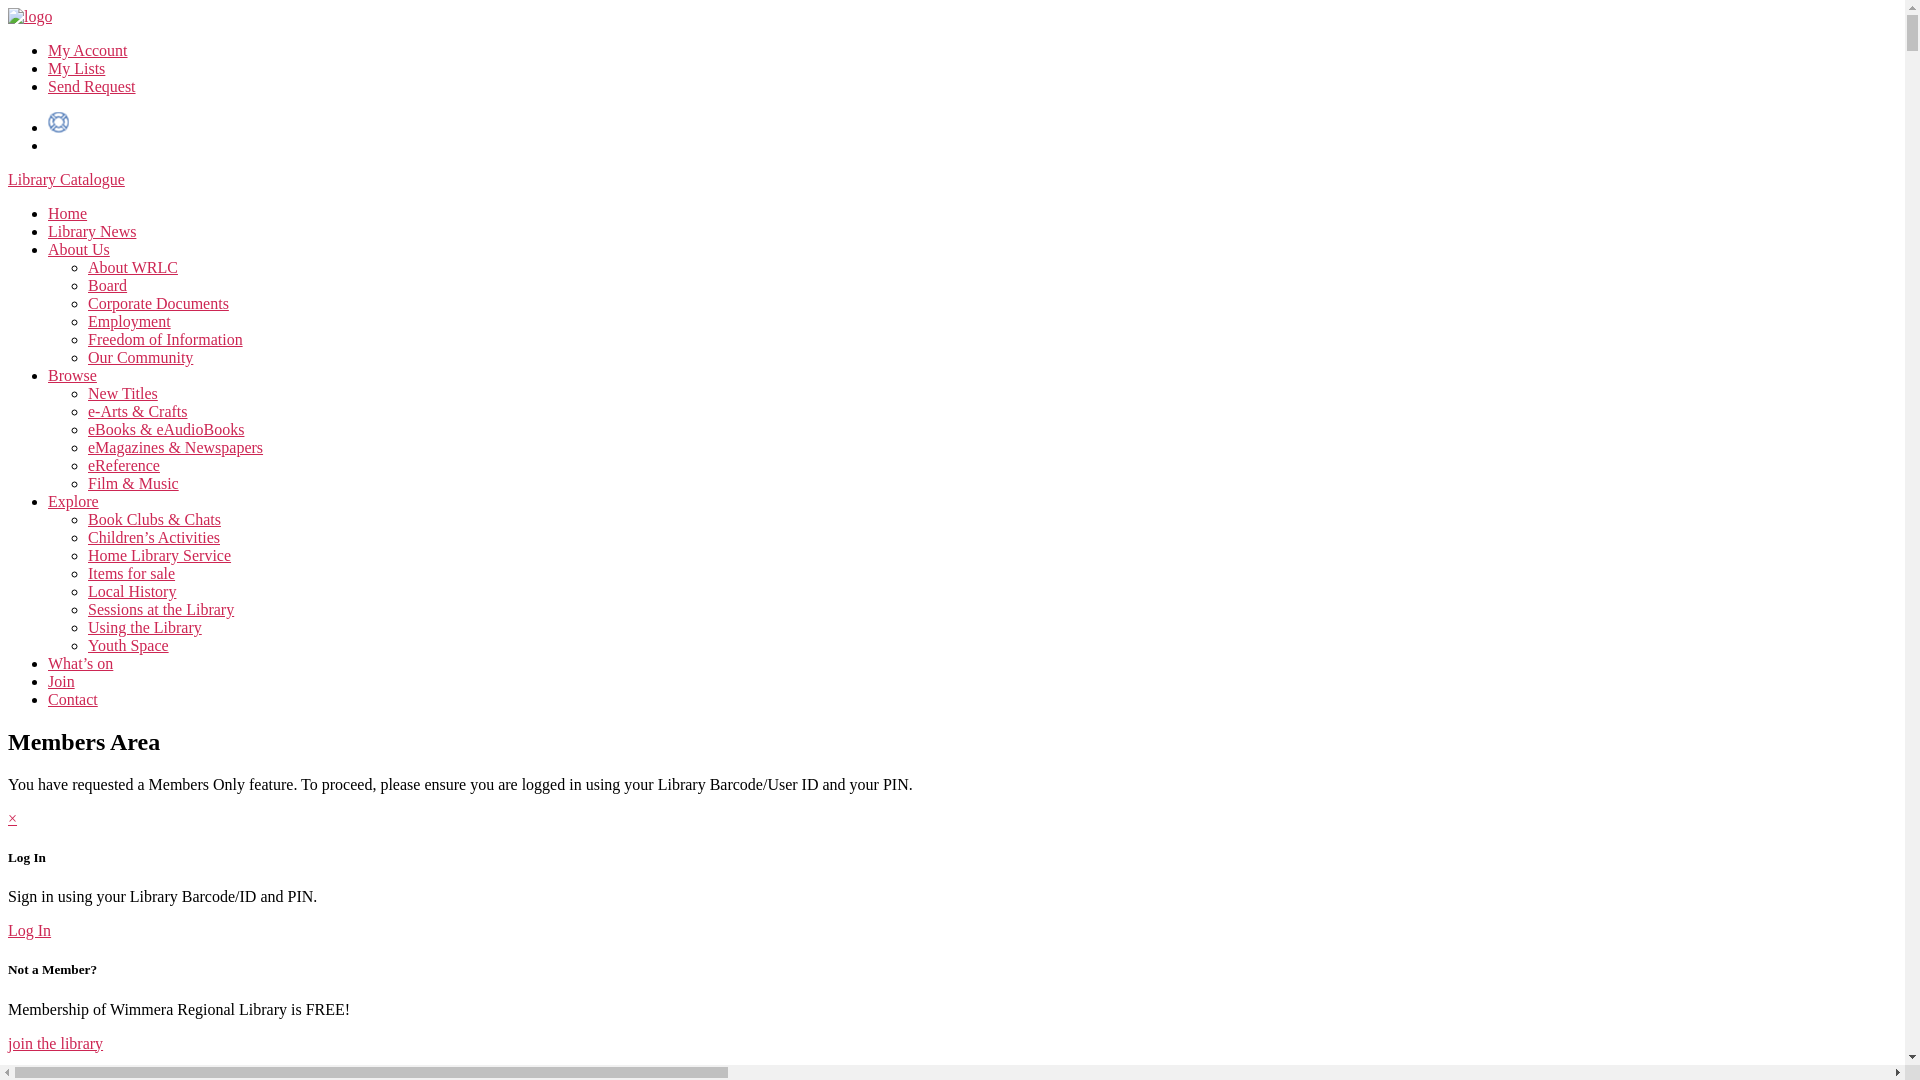 The height and width of the screenshot is (1080, 1920). What do you see at coordinates (86, 49) in the screenshot?
I see `'My Account'` at bounding box center [86, 49].